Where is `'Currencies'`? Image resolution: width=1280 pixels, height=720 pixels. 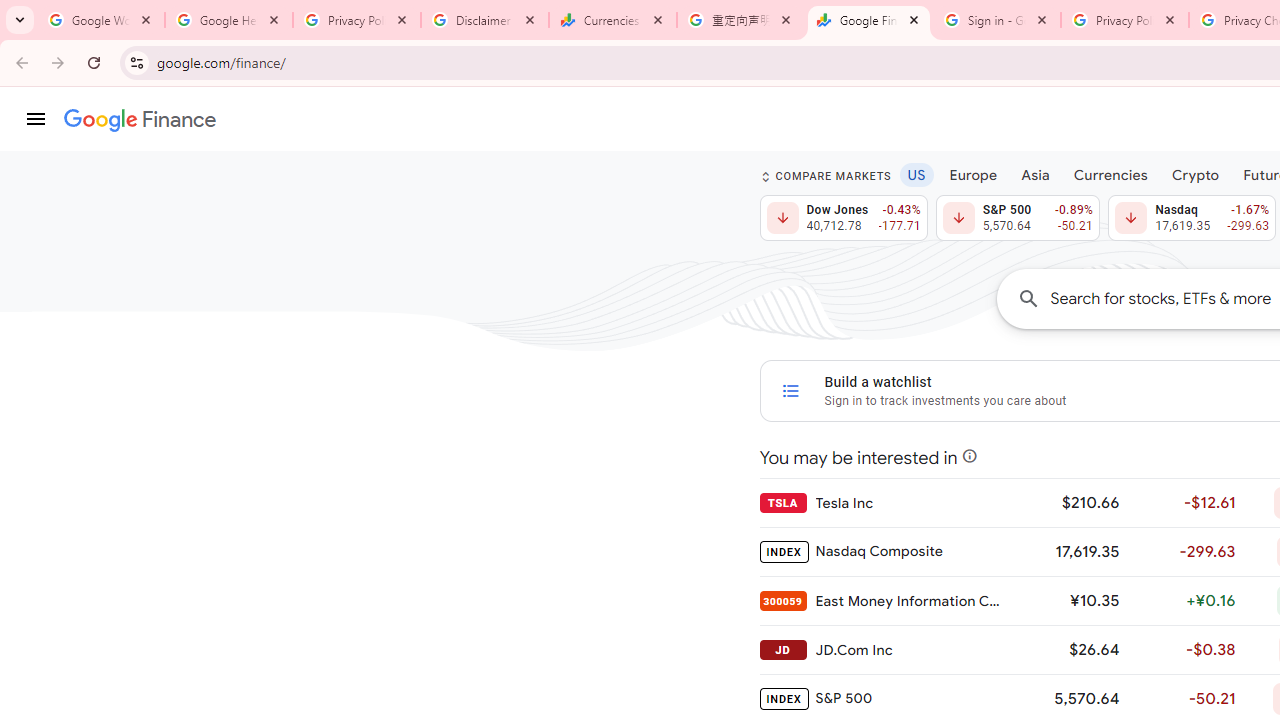 'Currencies' is located at coordinates (1109, 173).